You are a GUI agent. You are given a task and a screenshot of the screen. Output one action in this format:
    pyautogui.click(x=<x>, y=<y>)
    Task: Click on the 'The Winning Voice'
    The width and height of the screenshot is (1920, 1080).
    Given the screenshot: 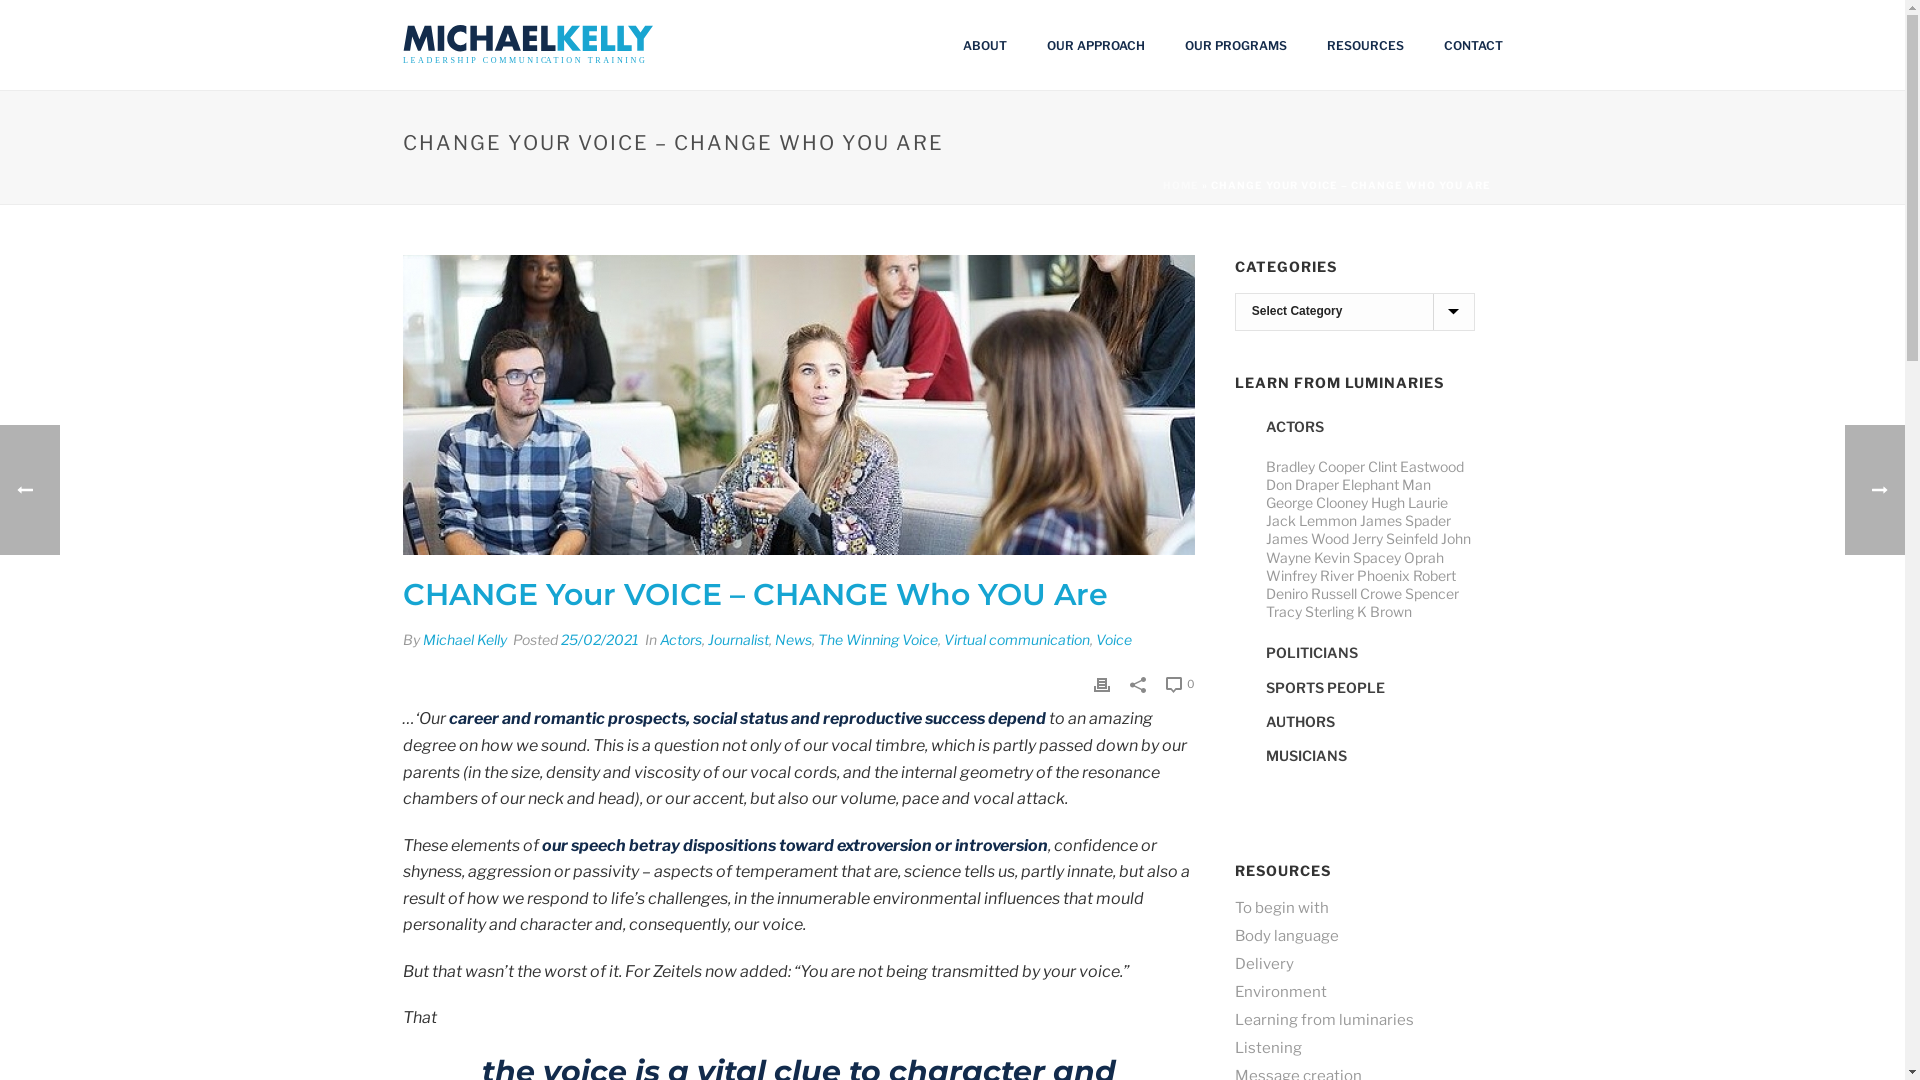 What is the action you would take?
    pyautogui.click(x=878, y=639)
    